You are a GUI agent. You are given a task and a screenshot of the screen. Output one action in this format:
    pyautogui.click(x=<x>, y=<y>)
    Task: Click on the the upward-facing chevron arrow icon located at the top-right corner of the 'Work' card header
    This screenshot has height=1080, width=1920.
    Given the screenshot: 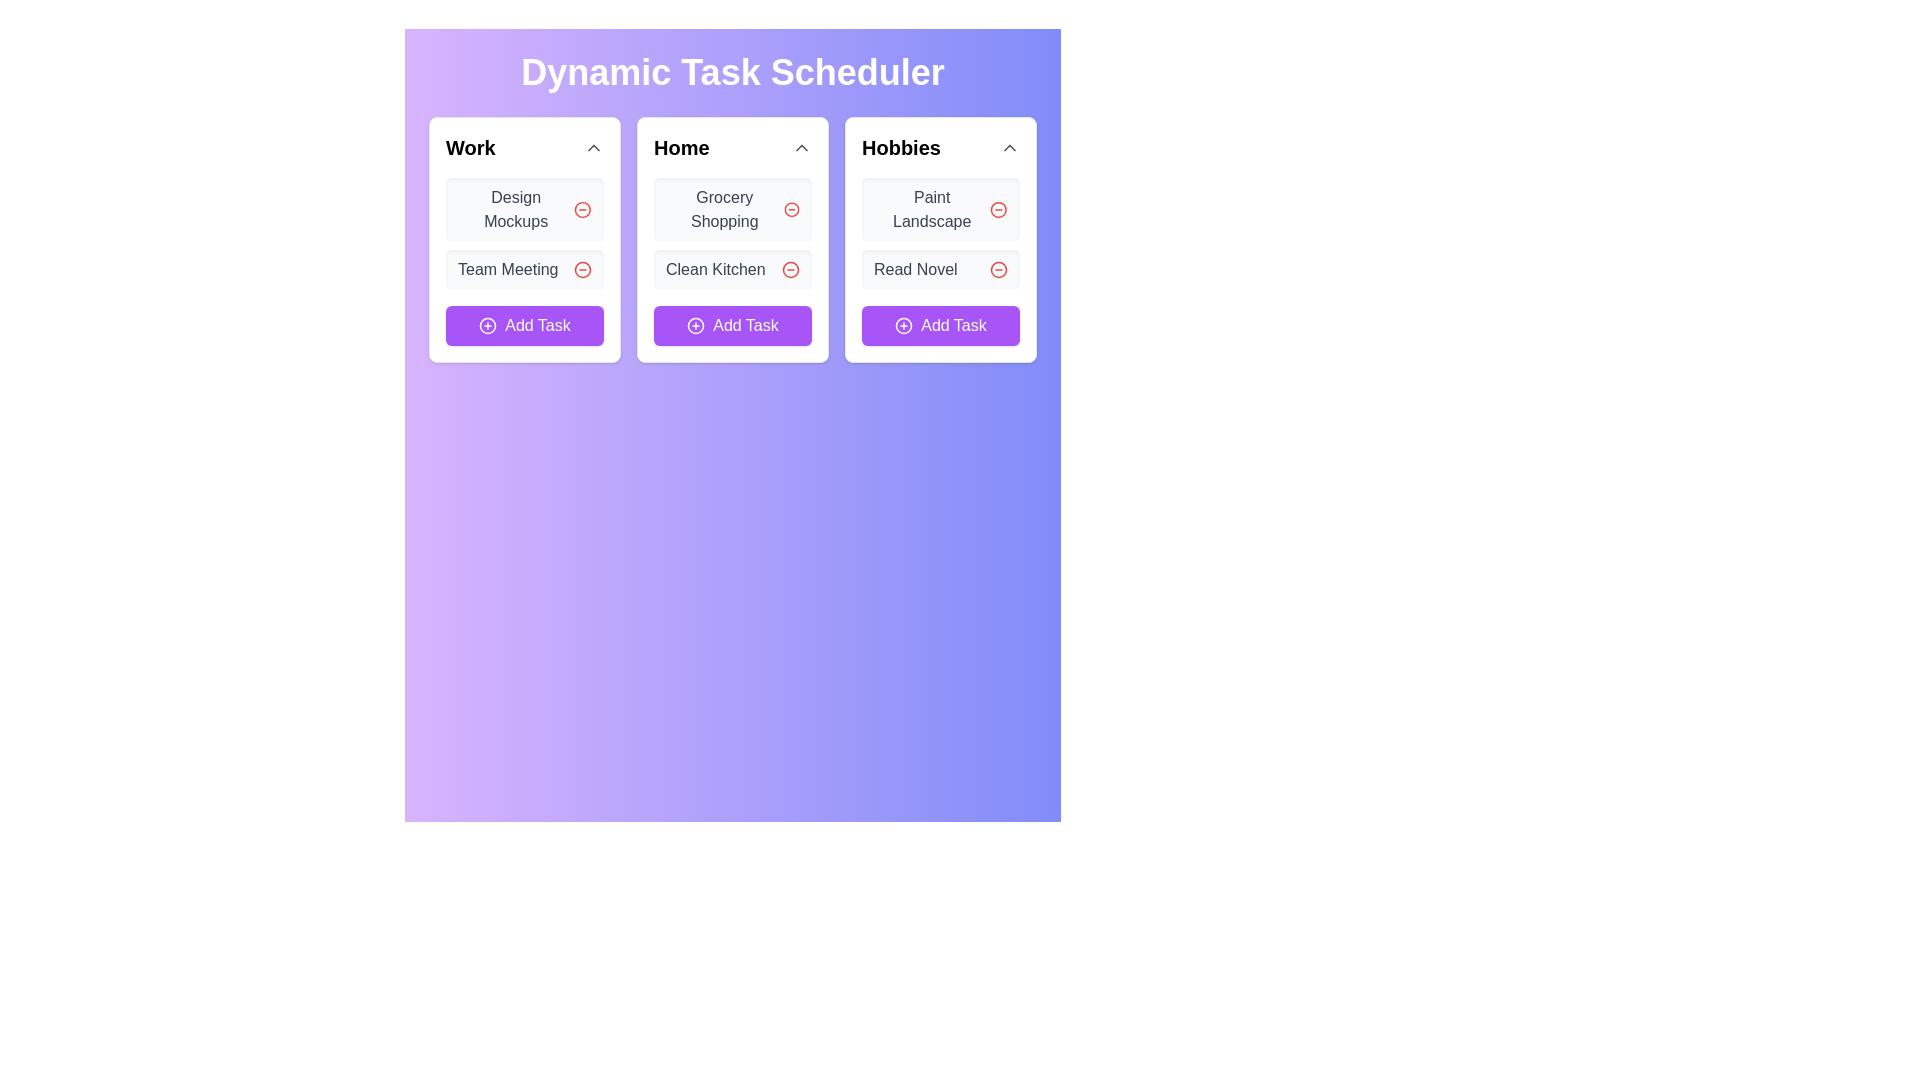 What is the action you would take?
    pyautogui.click(x=593, y=146)
    